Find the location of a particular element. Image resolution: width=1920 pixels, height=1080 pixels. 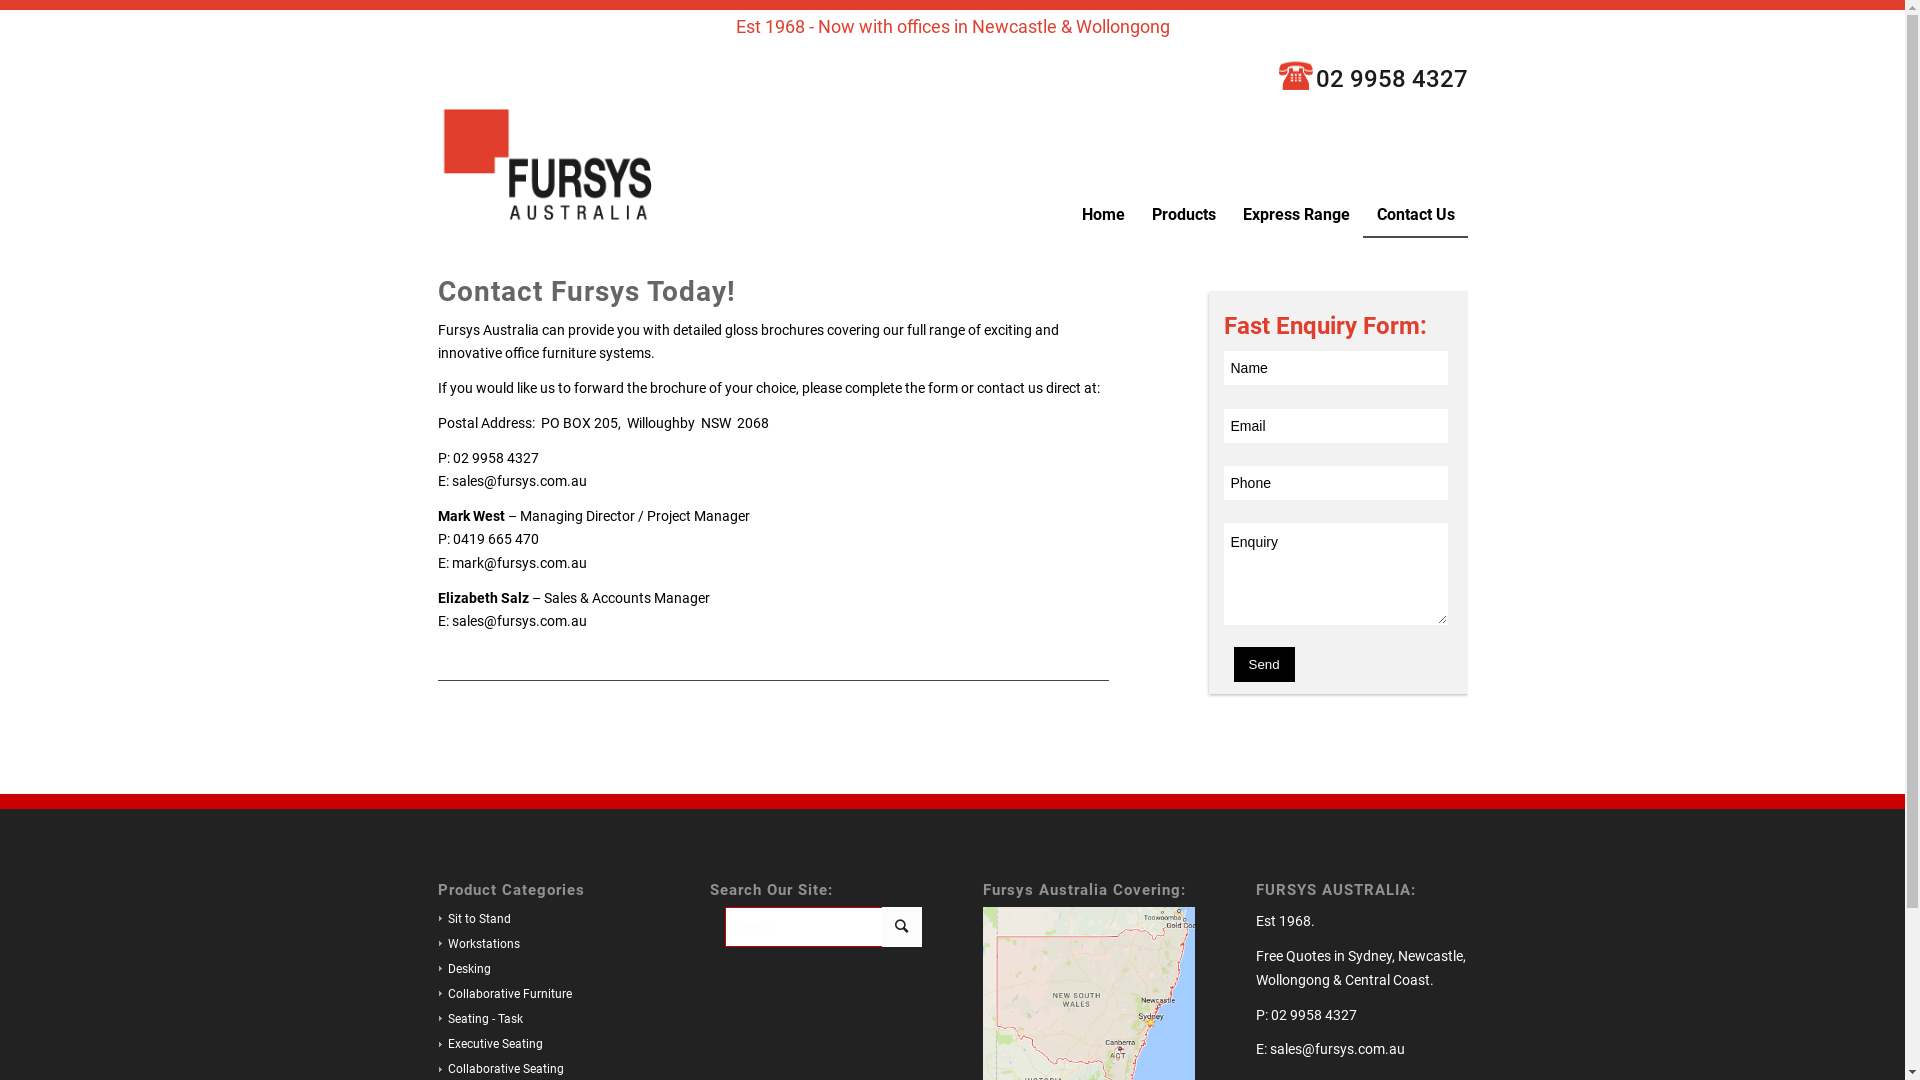

'Collaborative Seating' is located at coordinates (500, 1067).